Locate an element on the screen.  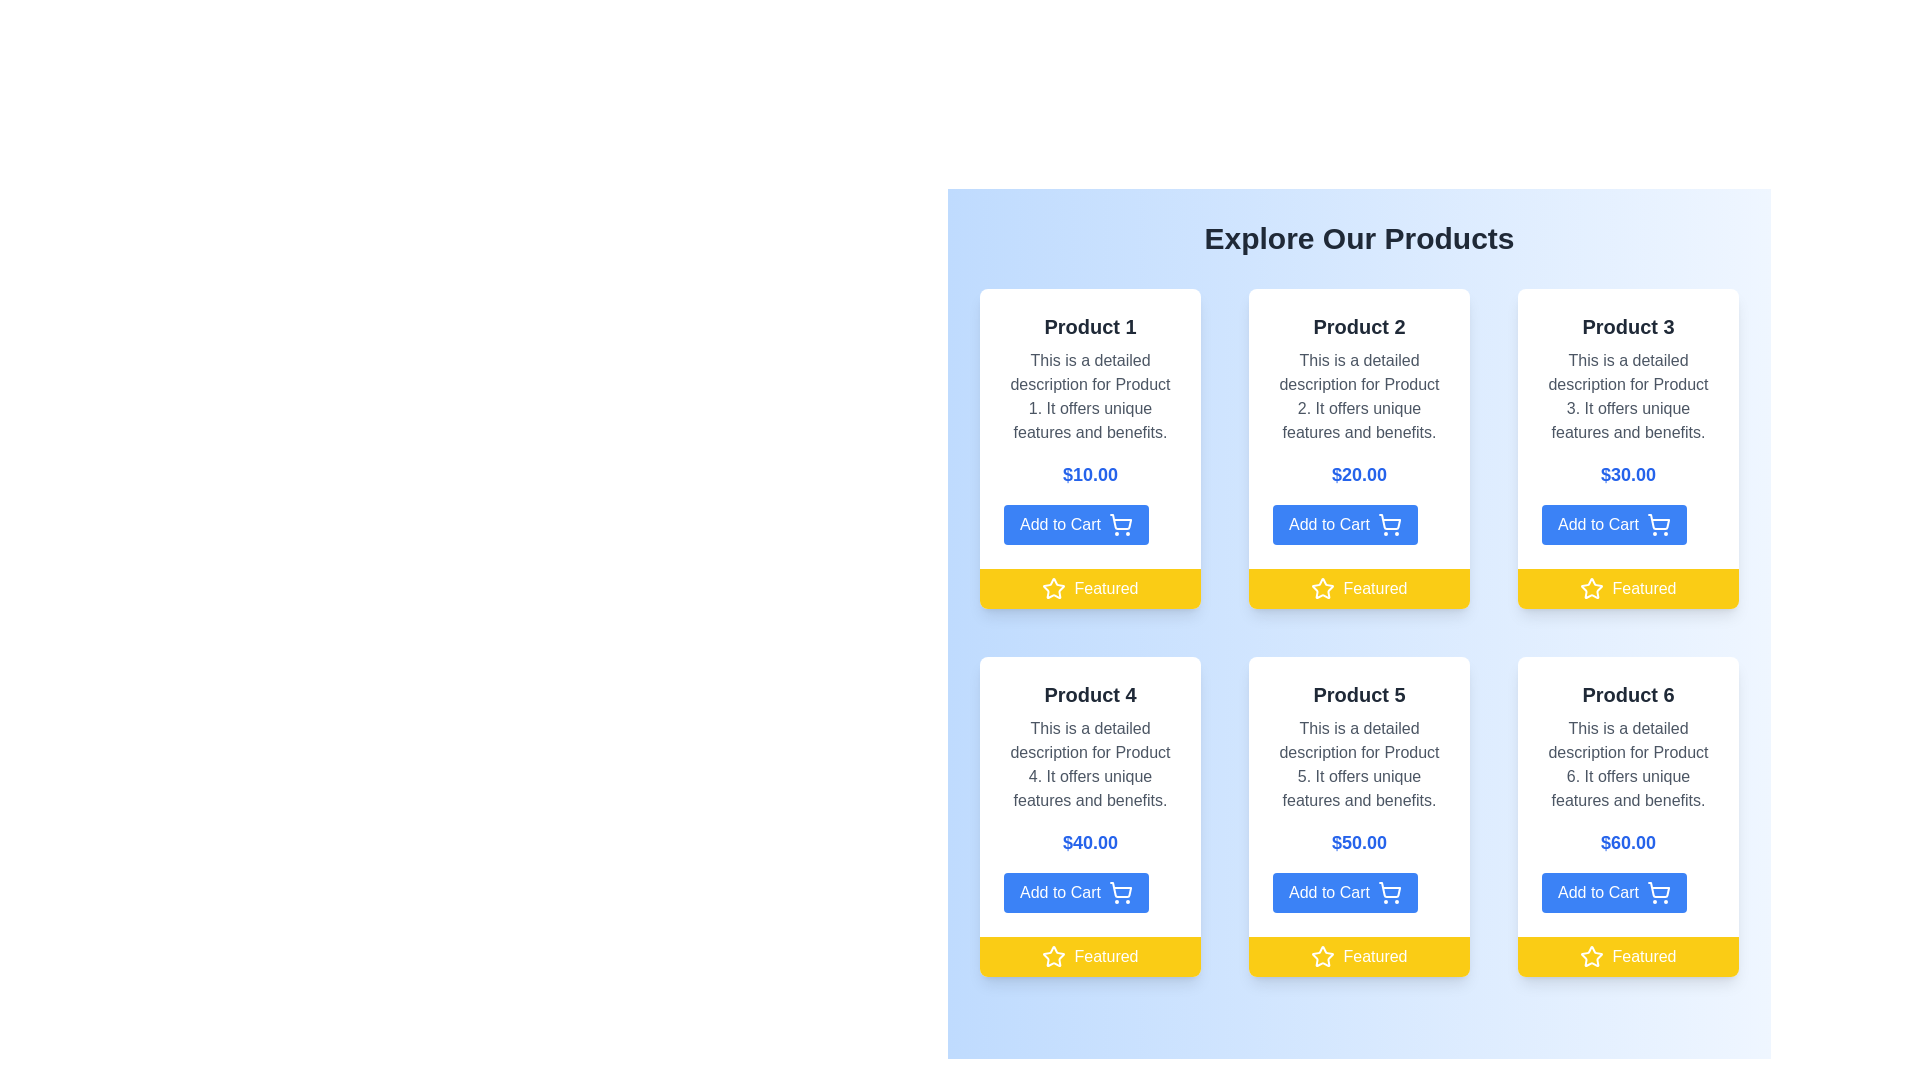
star-shaped icon with a yellow fill and white border located in the 'Featured' bar beneath the 'Product 5' card is located at coordinates (1323, 955).